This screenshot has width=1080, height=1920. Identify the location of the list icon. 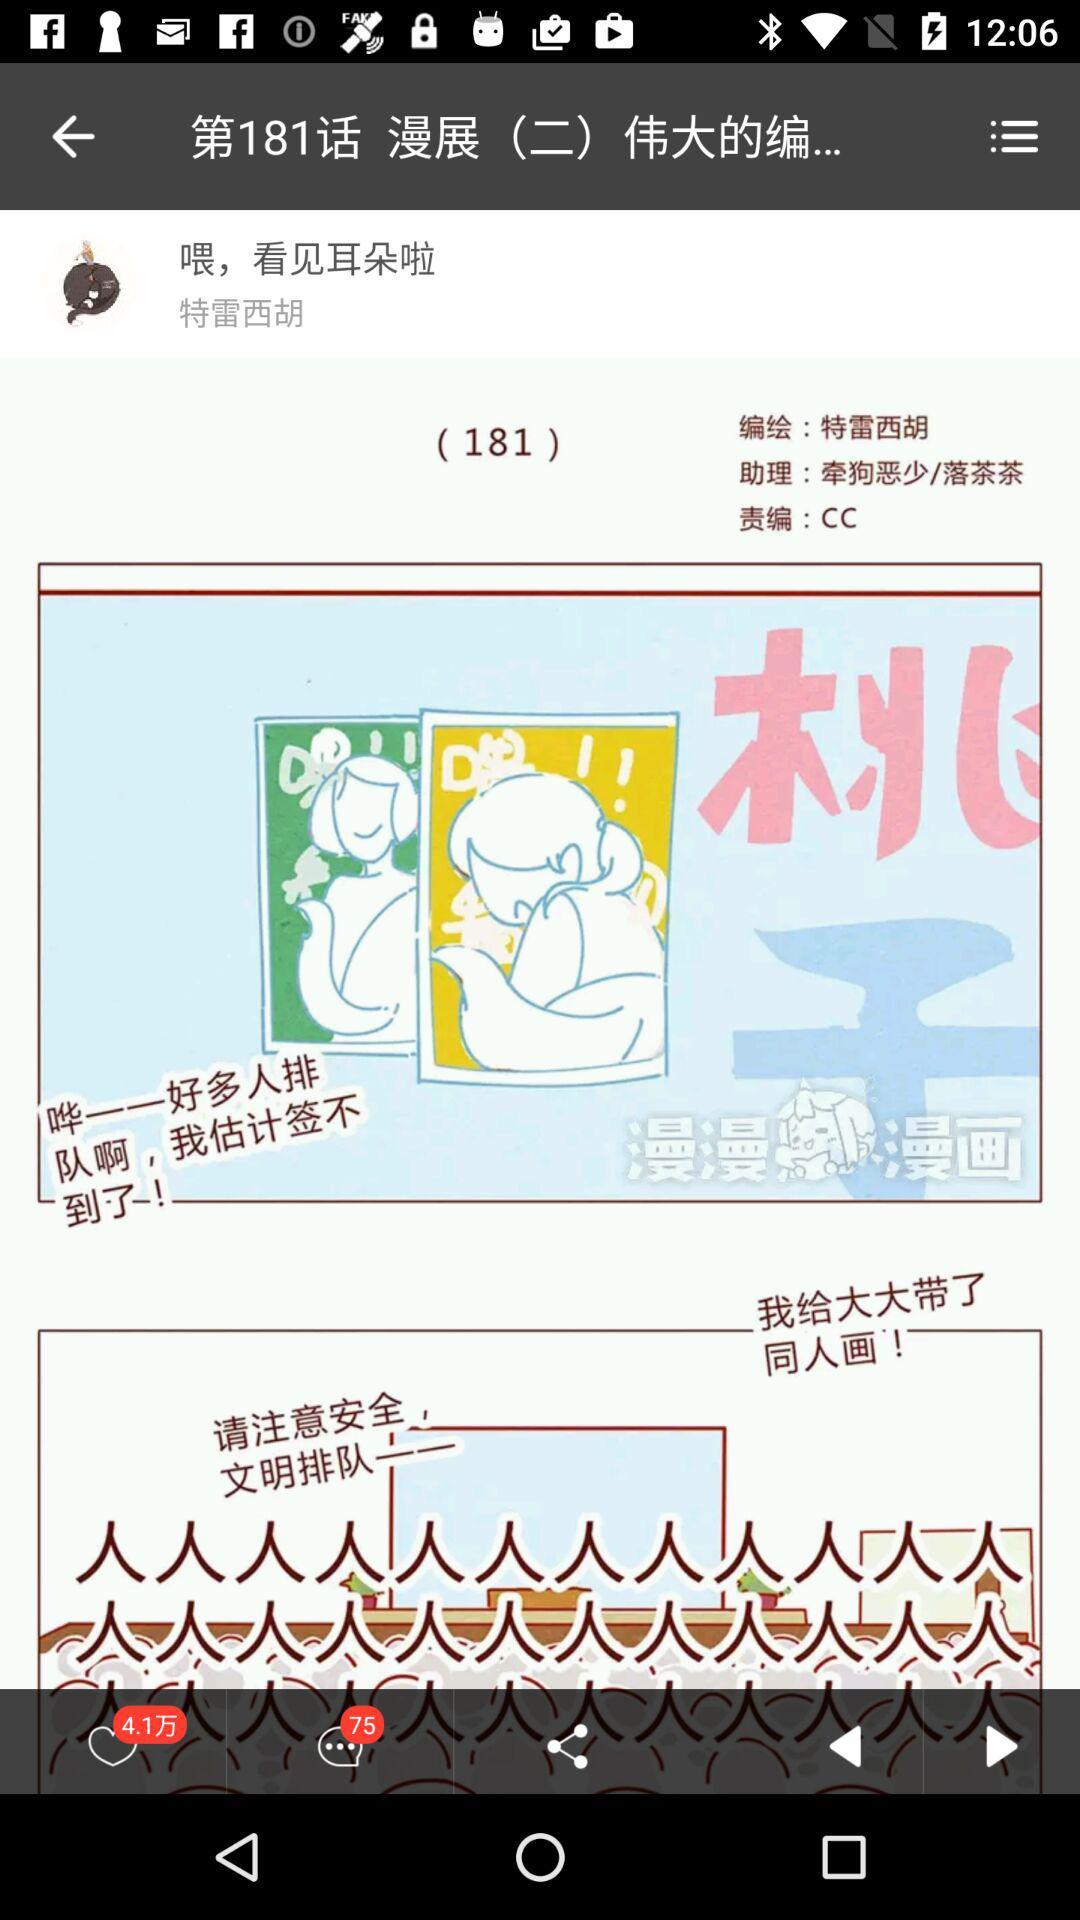
(1014, 135).